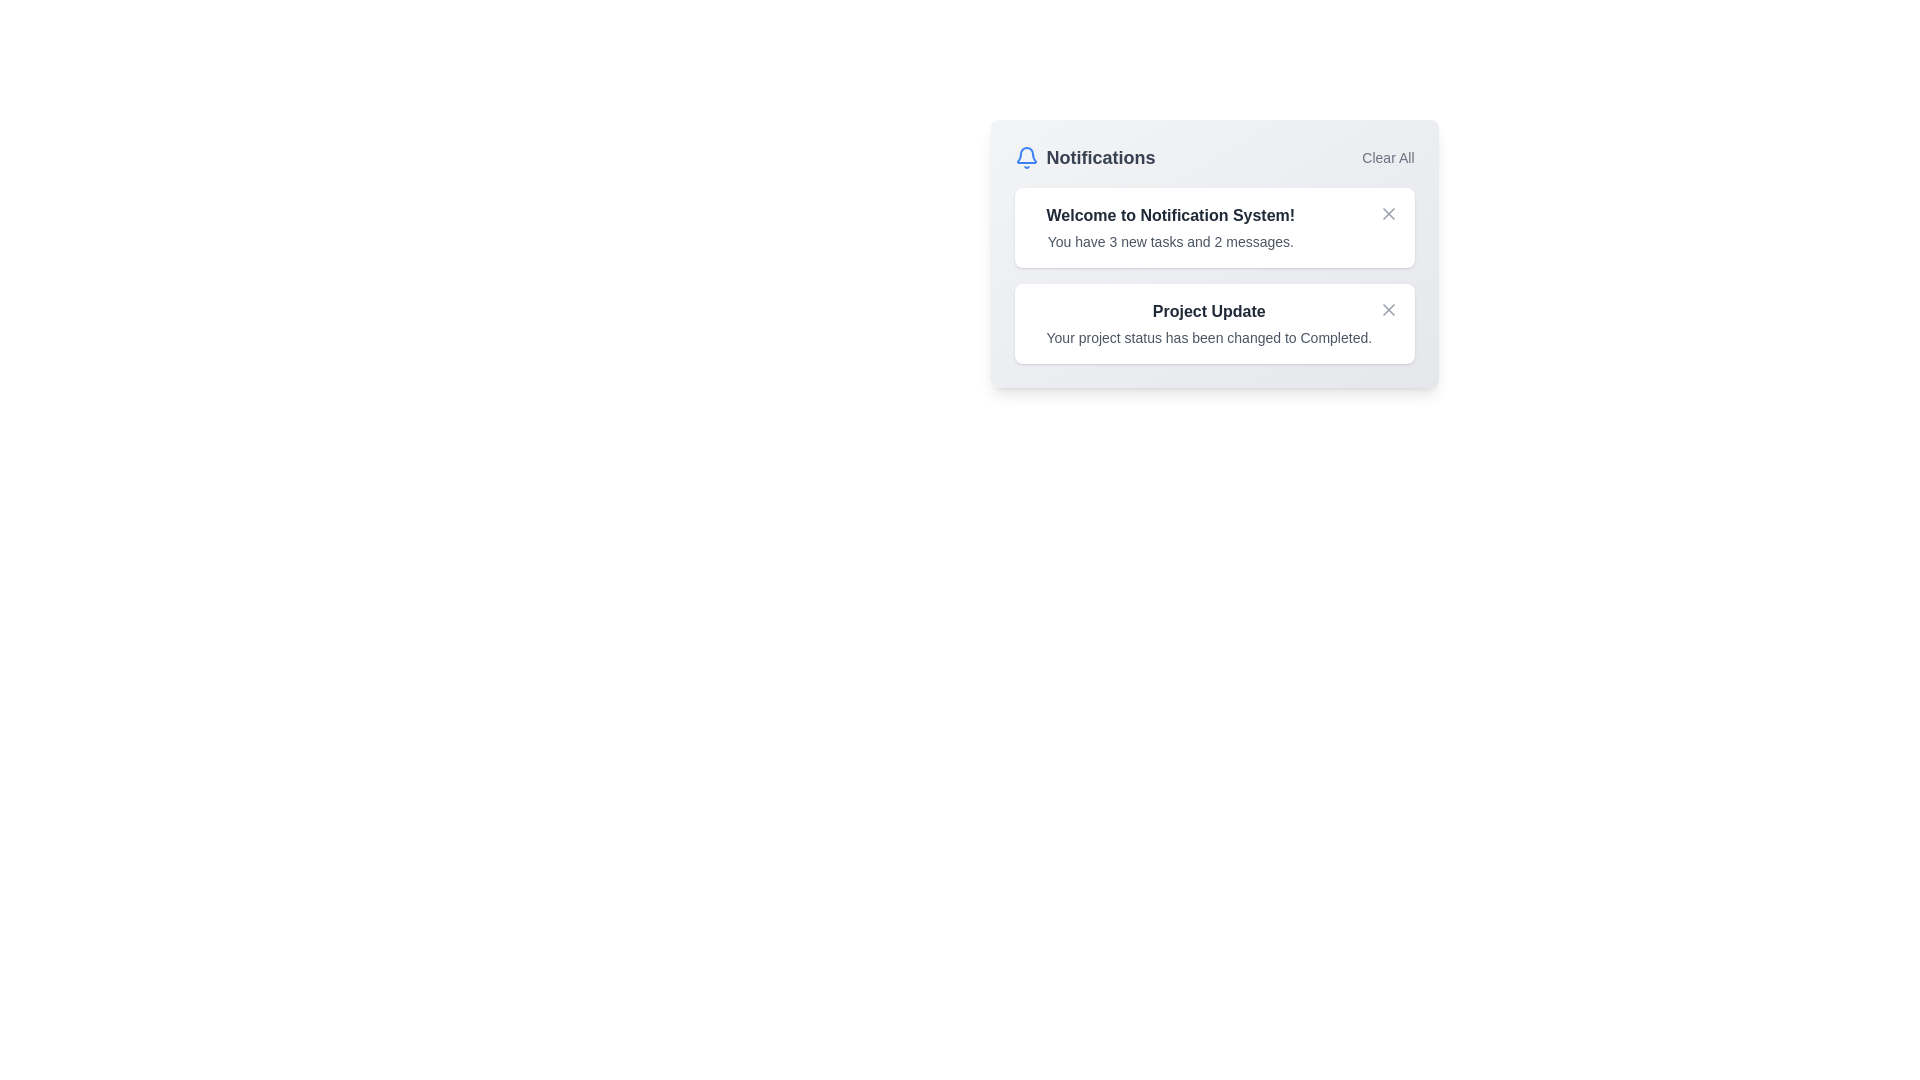  What do you see at coordinates (1208, 337) in the screenshot?
I see `the text label that reads 'Your project status has been changed to Completed.' which is located below the 'Project Update' title in the second notification block` at bounding box center [1208, 337].